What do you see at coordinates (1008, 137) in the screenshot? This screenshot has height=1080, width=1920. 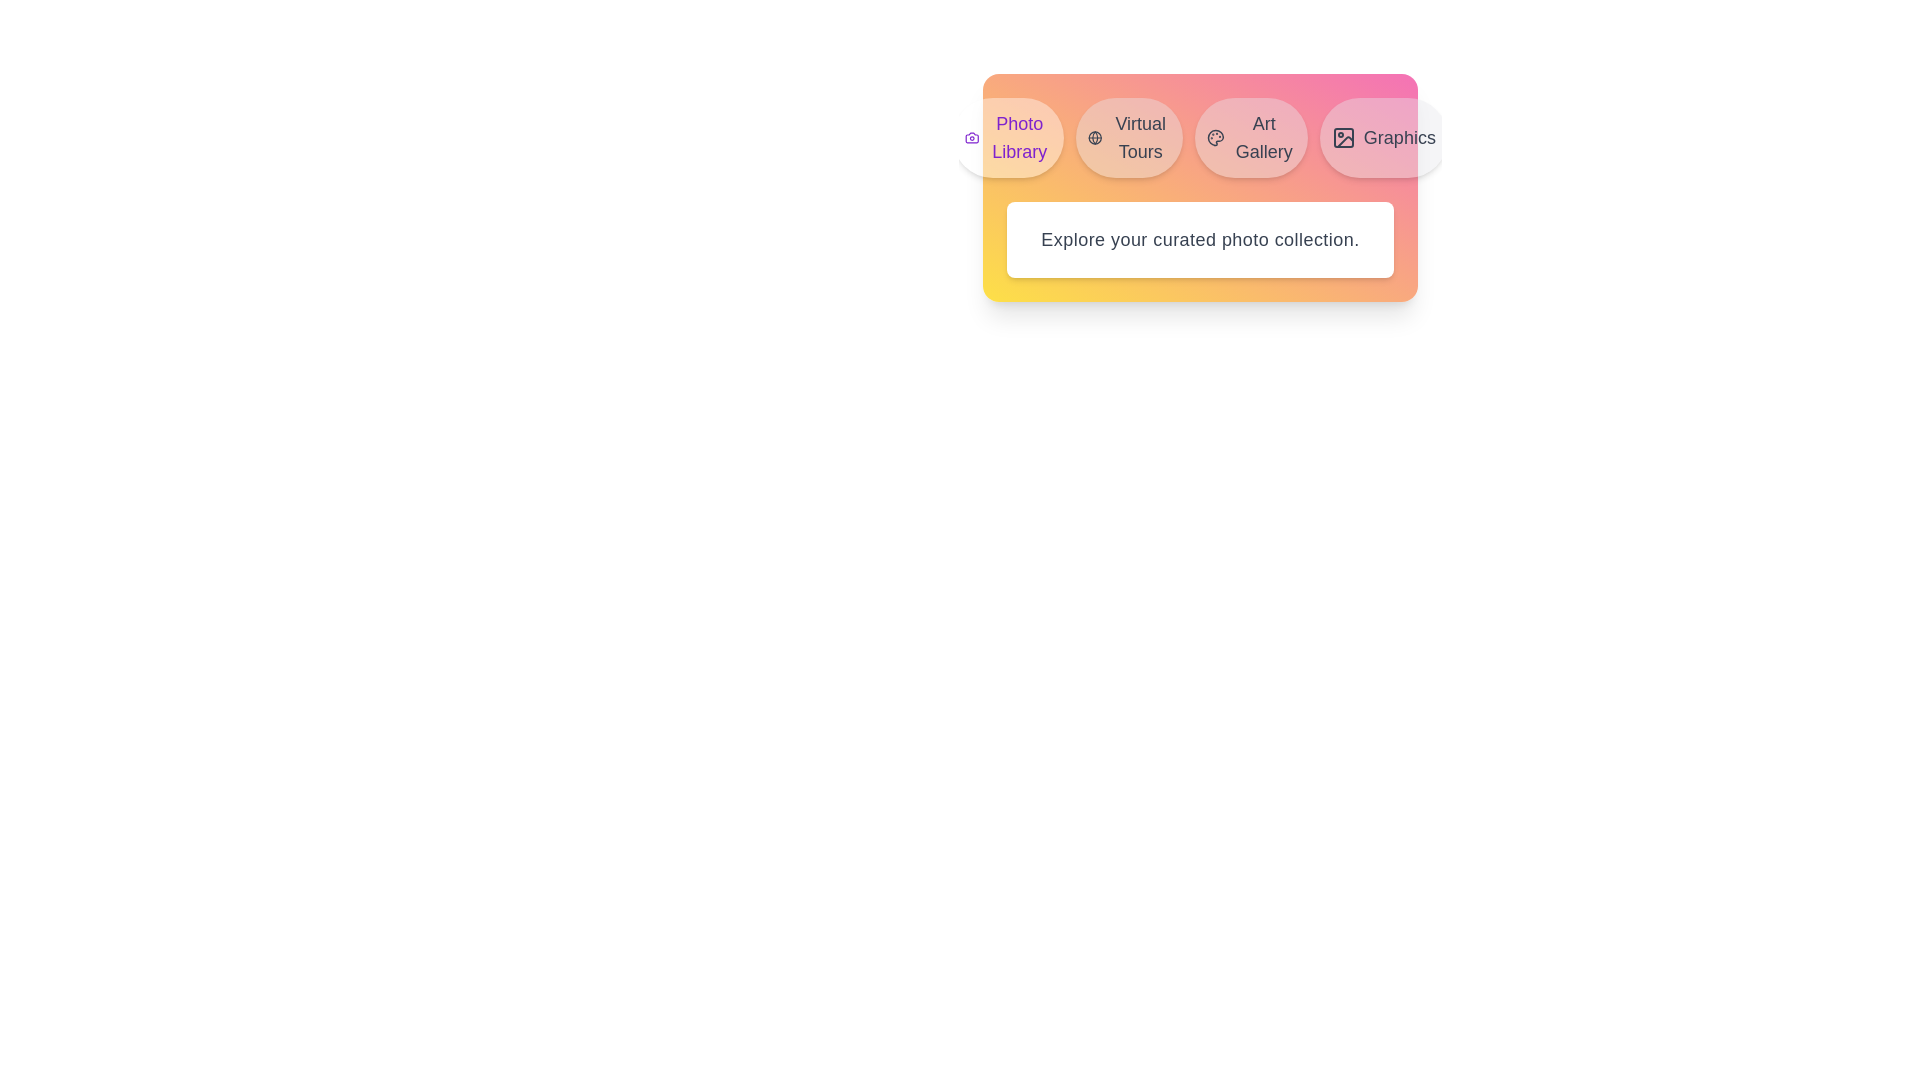 I see `the tab labeled 'Photo Library' to preview its effect` at bounding box center [1008, 137].